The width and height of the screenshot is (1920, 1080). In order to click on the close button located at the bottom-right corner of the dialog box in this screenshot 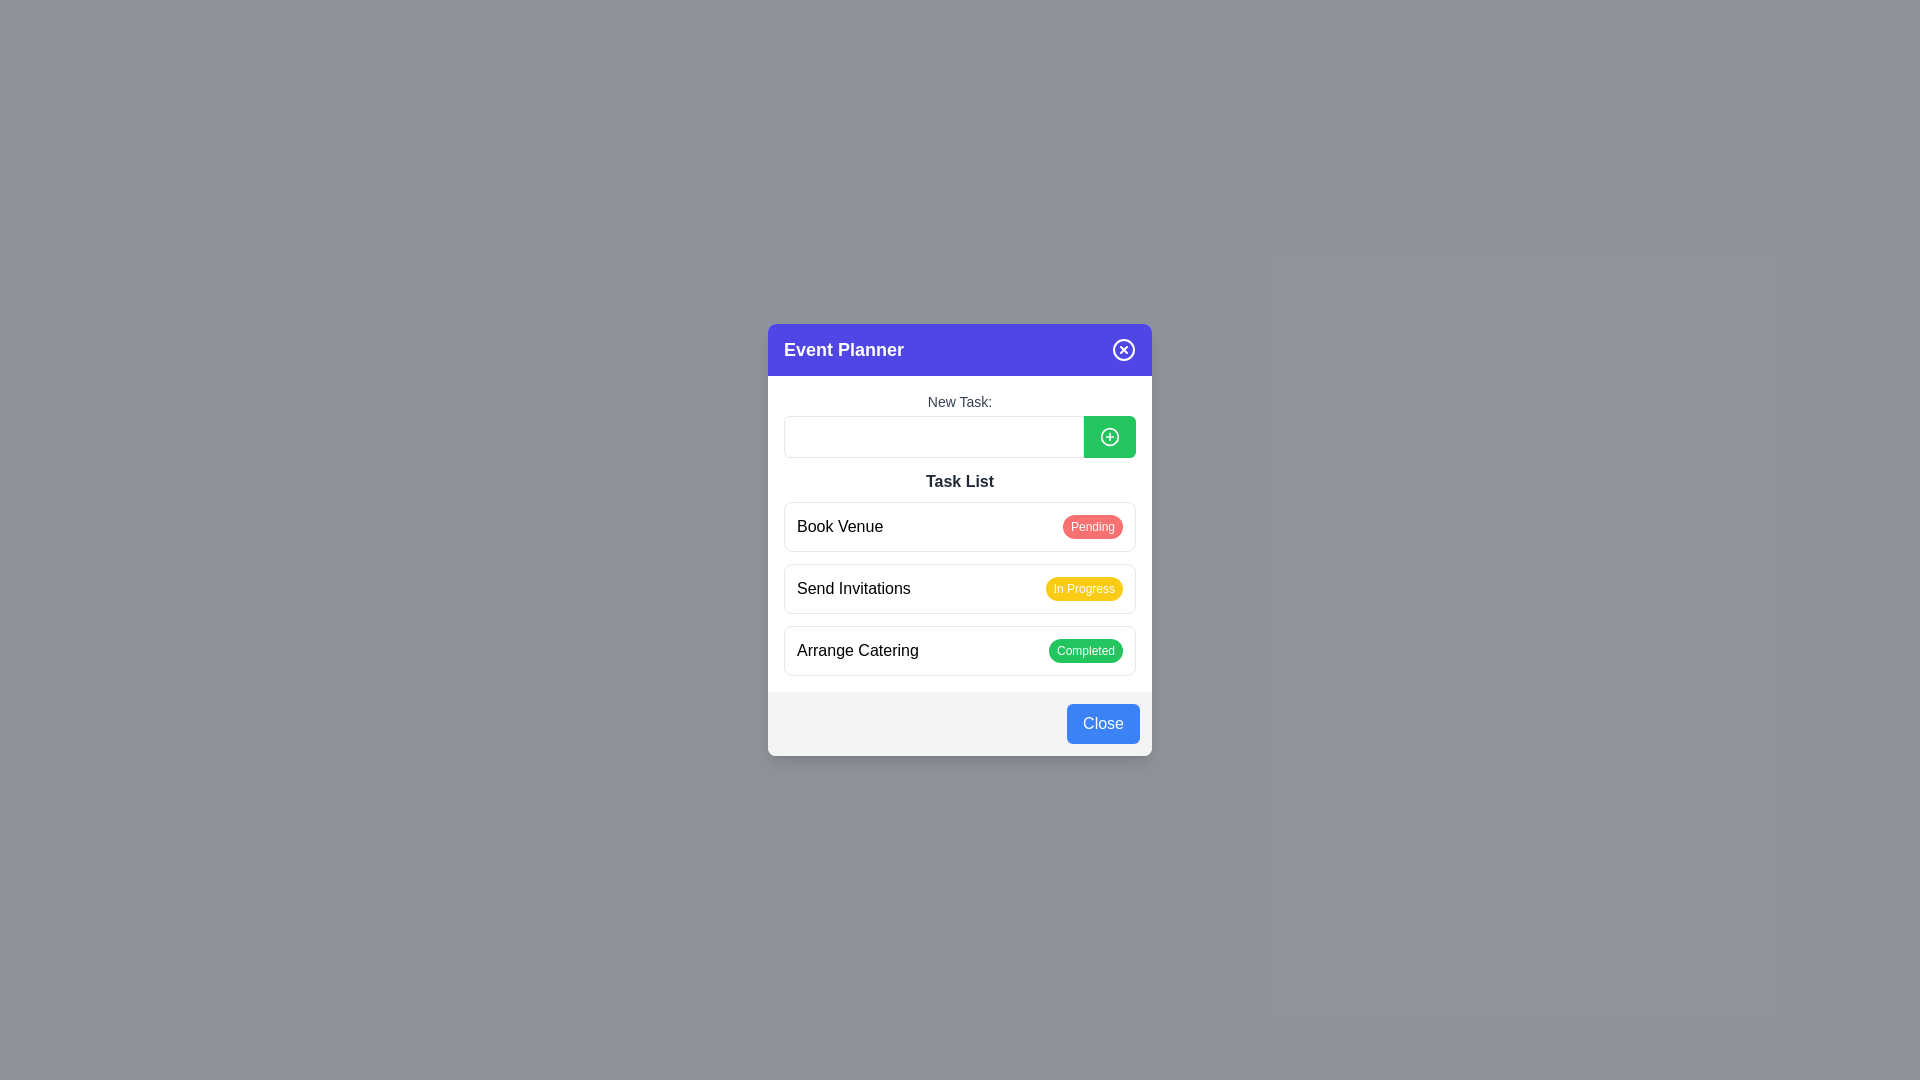, I will do `click(1102, 724)`.